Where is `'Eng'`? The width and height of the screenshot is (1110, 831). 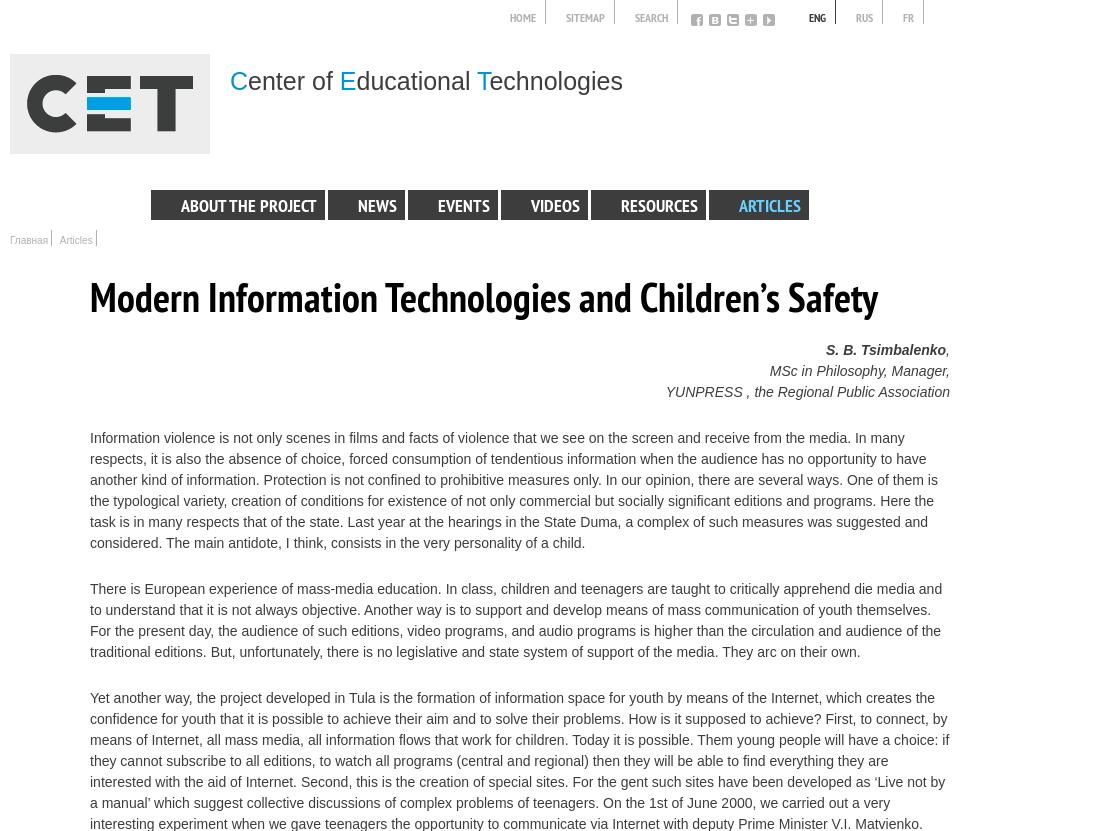 'Eng' is located at coordinates (816, 18).